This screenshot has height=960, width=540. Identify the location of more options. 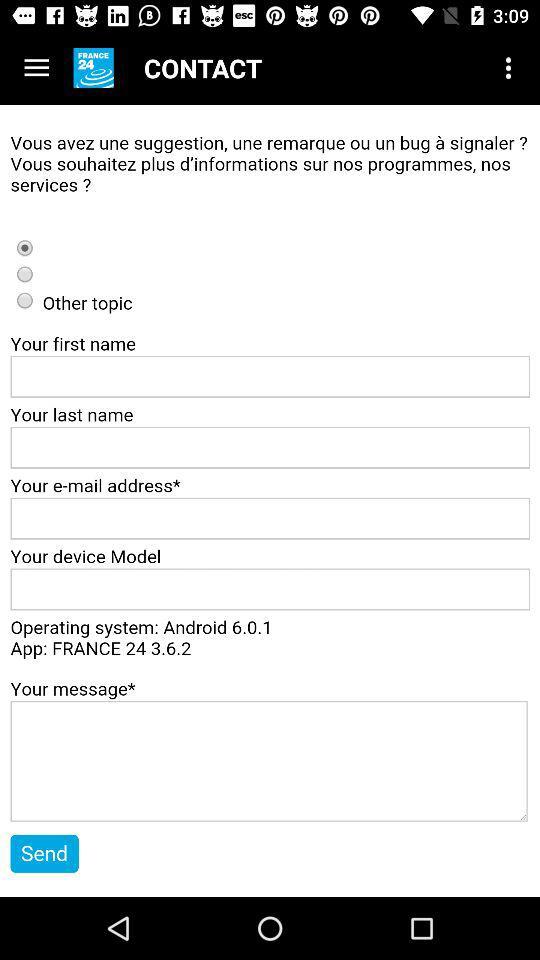
(36, 68).